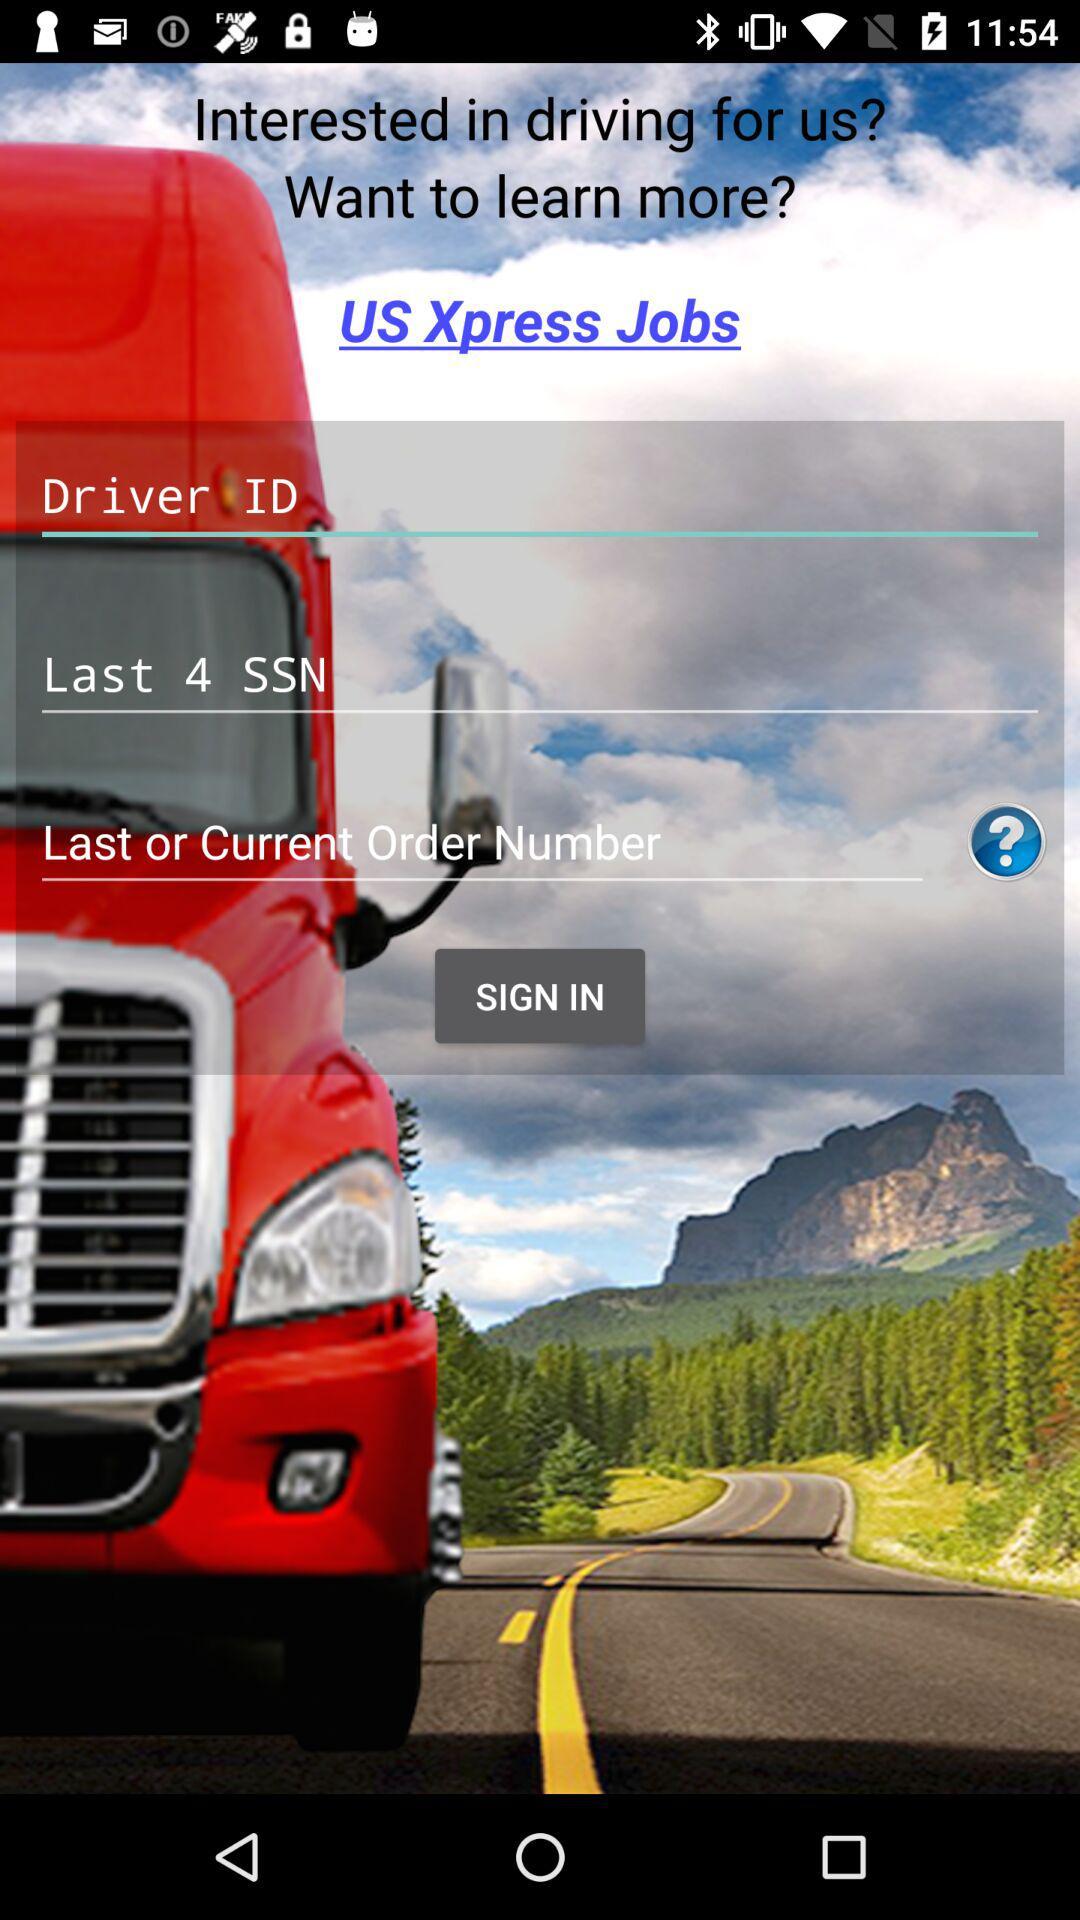  I want to click on the help icon, so click(1006, 842).